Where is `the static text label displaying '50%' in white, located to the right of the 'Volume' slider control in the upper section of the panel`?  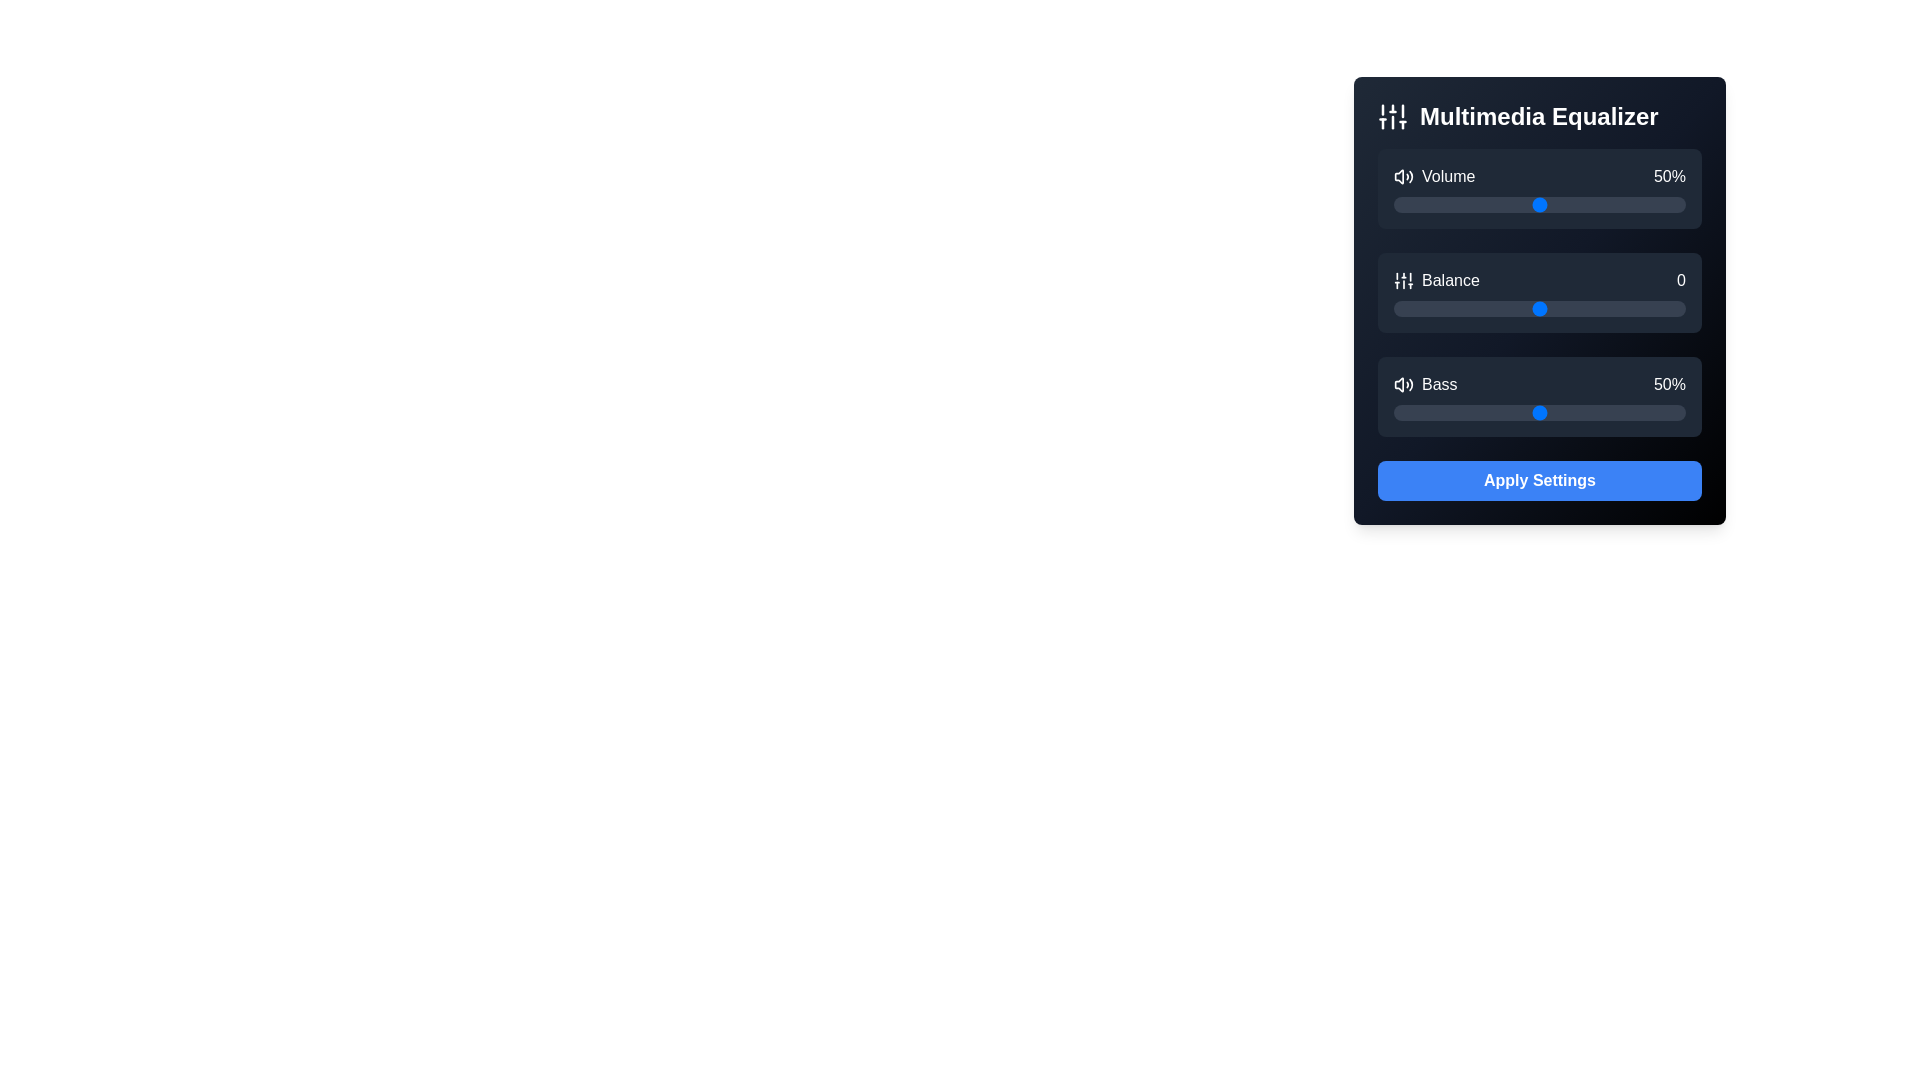
the static text label displaying '50%' in white, located to the right of the 'Volume' slider control in the upper section of the panel is located at coordinates (1670, 176).